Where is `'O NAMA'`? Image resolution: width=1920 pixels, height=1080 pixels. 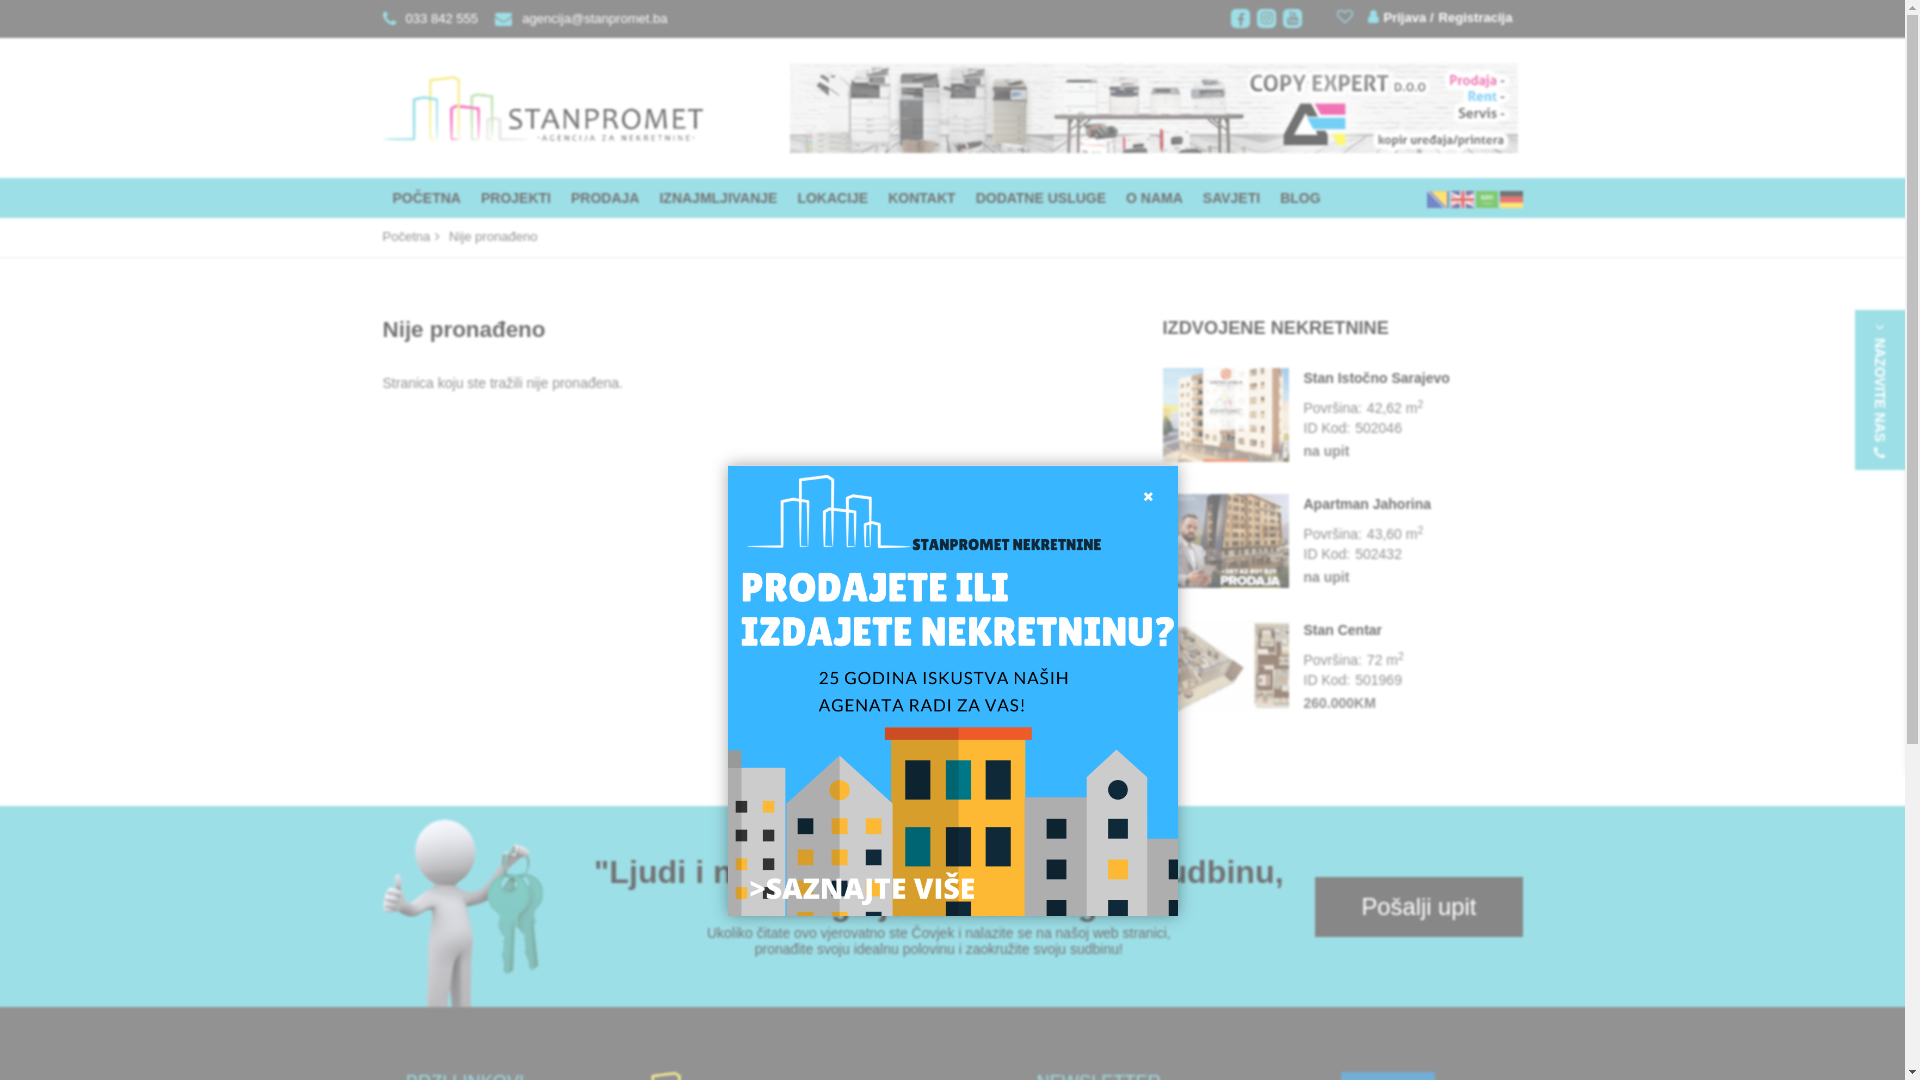 'O NAMA' is located at coordinates (1115, 197).